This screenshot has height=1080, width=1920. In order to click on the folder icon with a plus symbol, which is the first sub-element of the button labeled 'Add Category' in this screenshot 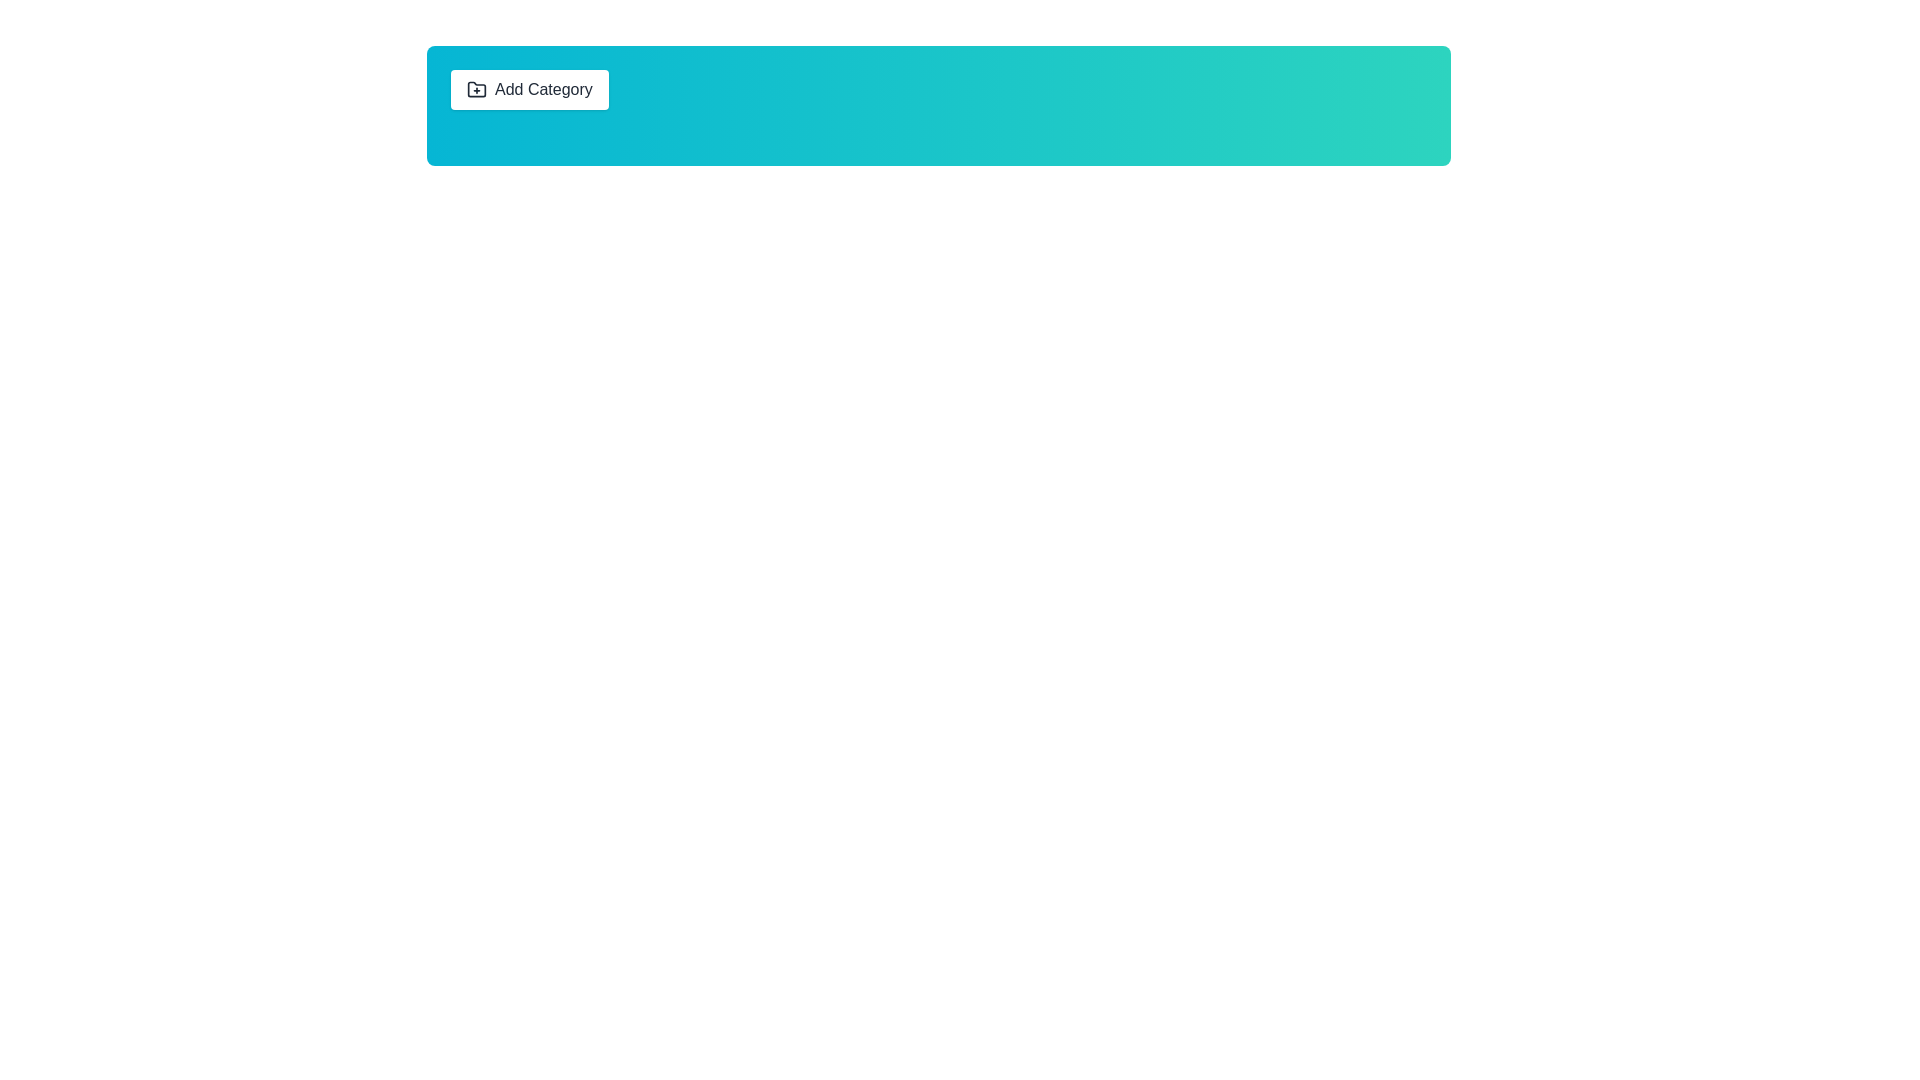, I will do `click(475, 88)`.